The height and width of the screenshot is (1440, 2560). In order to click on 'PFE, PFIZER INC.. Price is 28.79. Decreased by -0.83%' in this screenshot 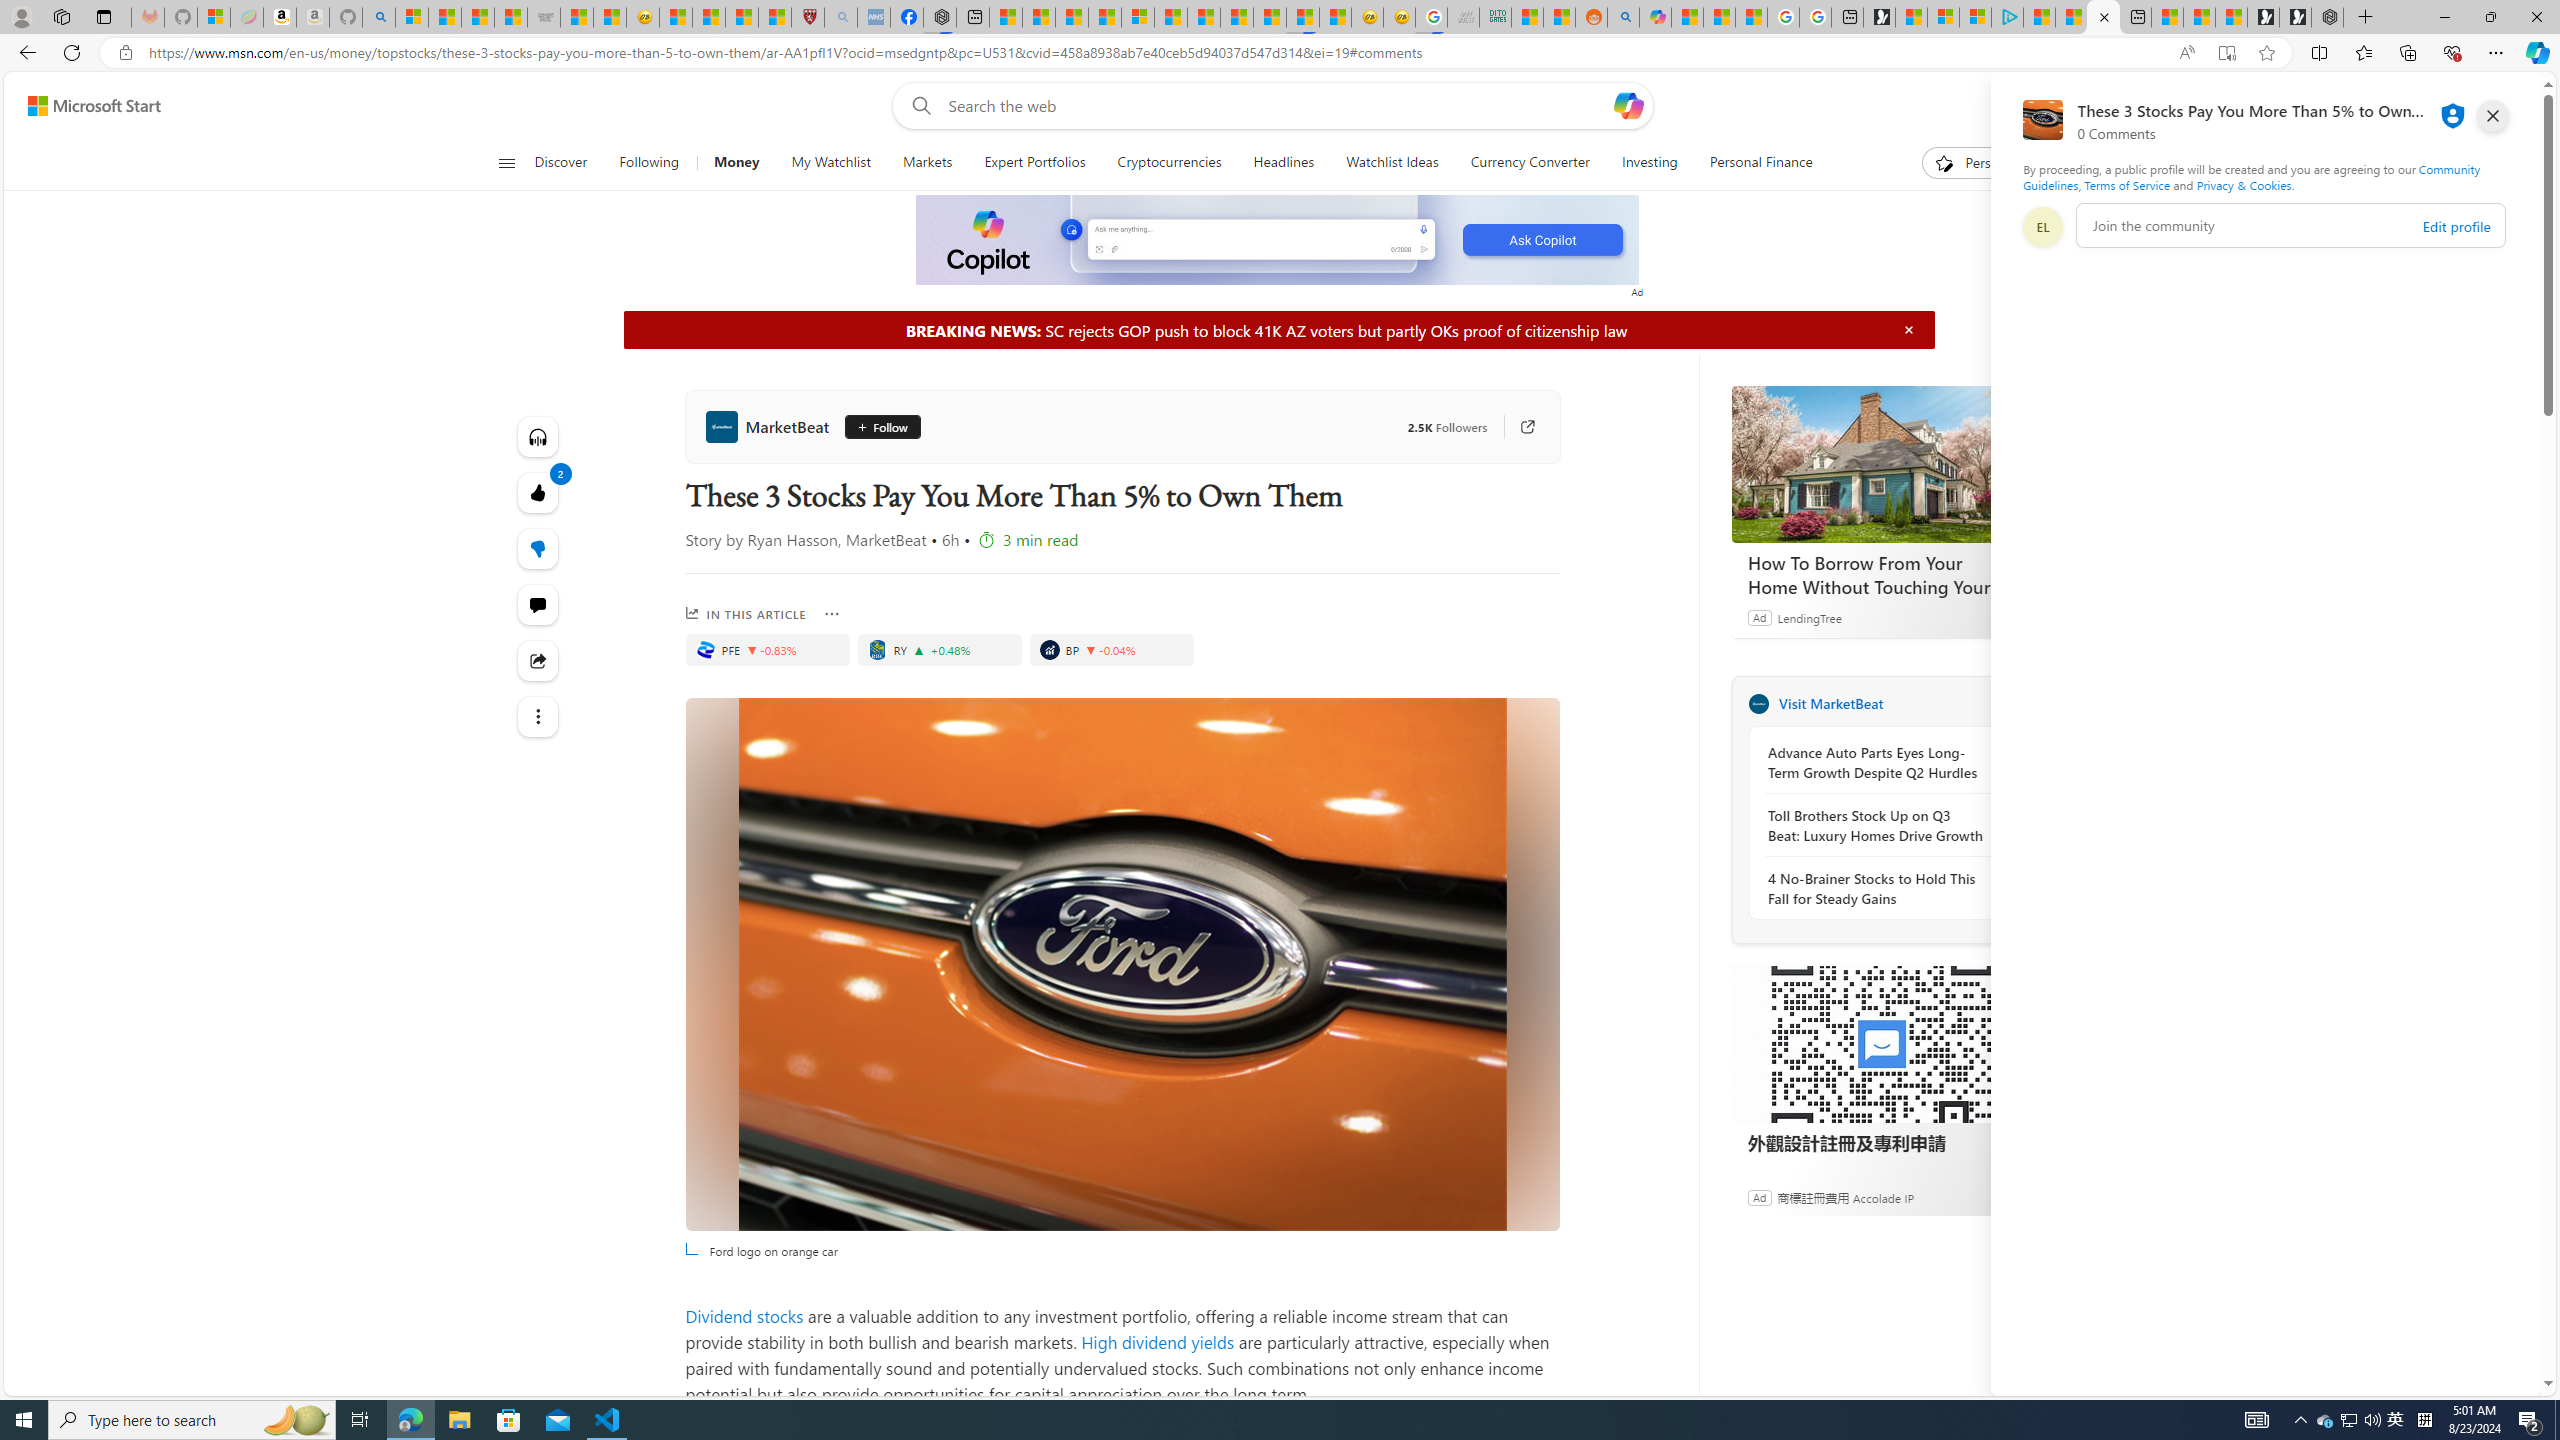, I will do `click(767, 648)`.